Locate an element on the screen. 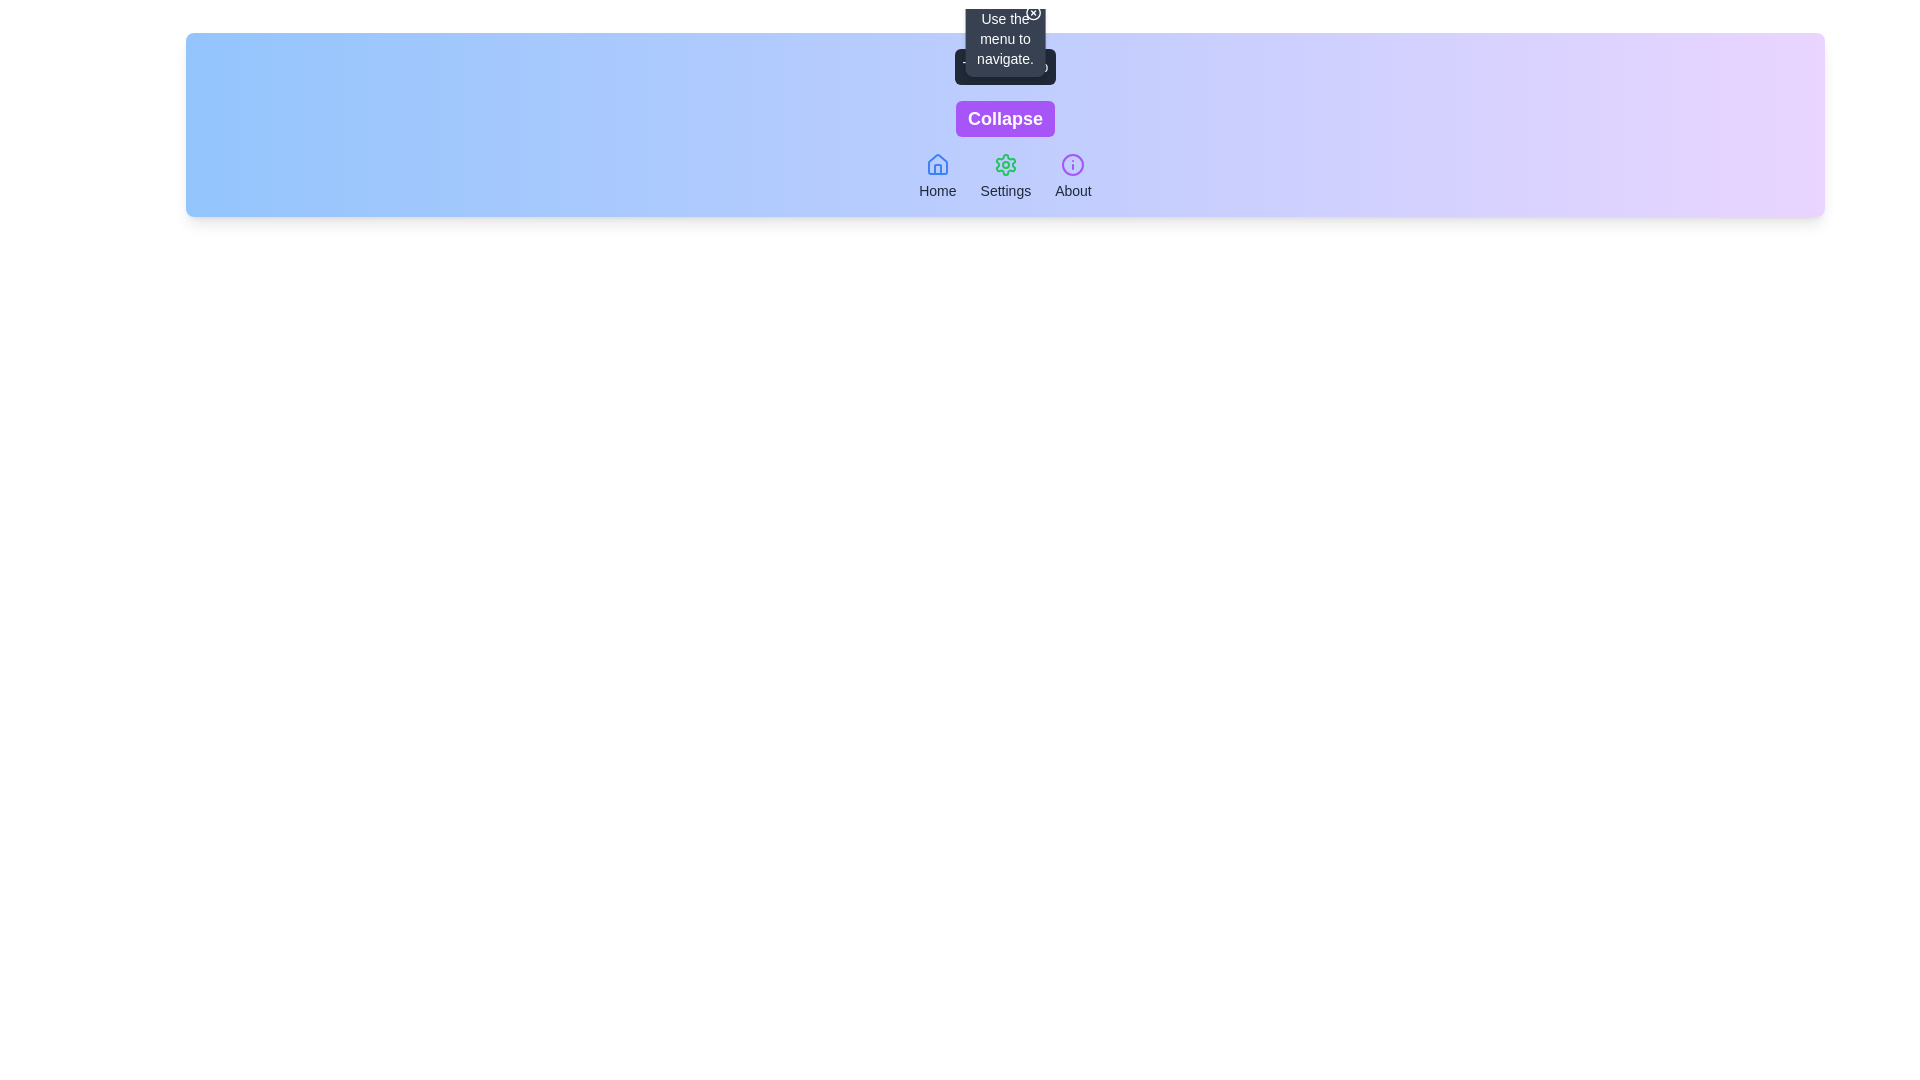 The image size is (1920, 1080). the 'Home' button, which features a blue house icon and the label 'Home' in dark gray, located in the top center region of the interface within the navigation menu is located at coordinates (936, 176).